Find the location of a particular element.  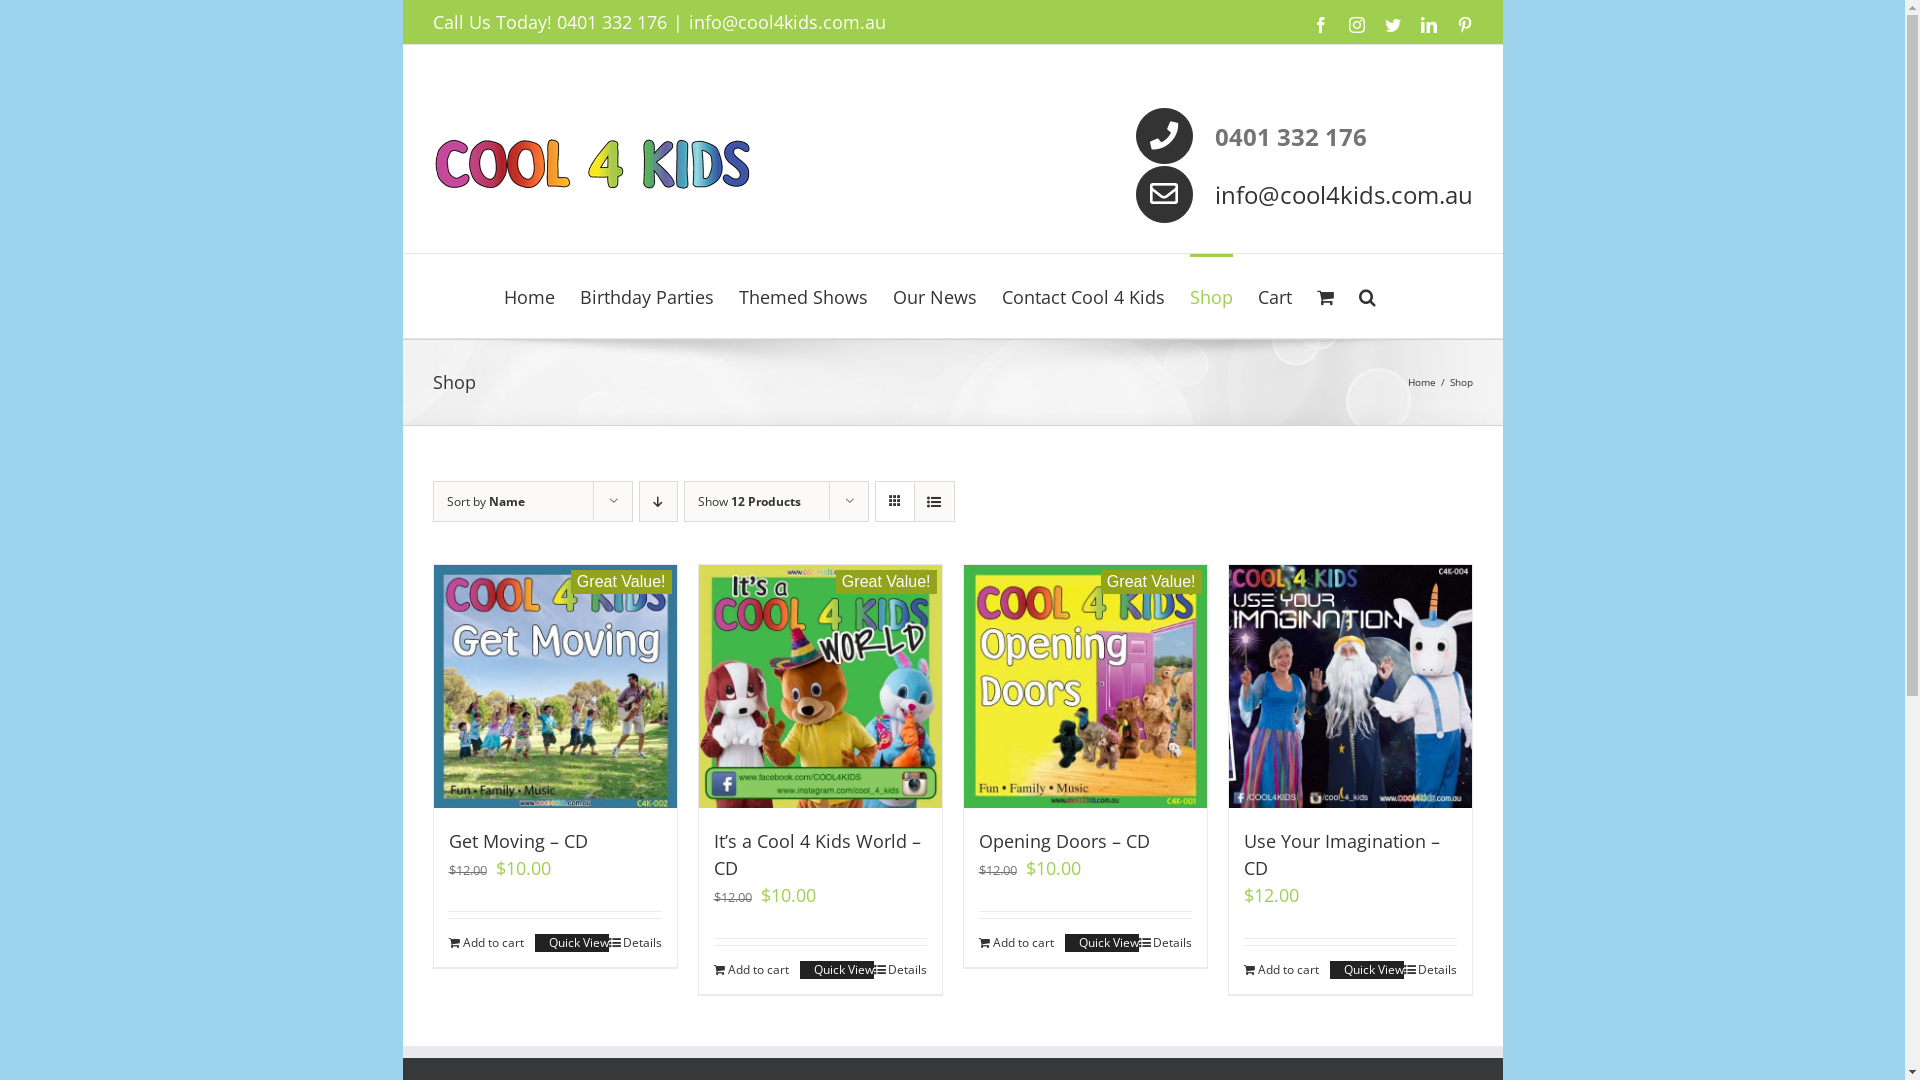

'Sort by Name' is located at coordinates (445, 500).